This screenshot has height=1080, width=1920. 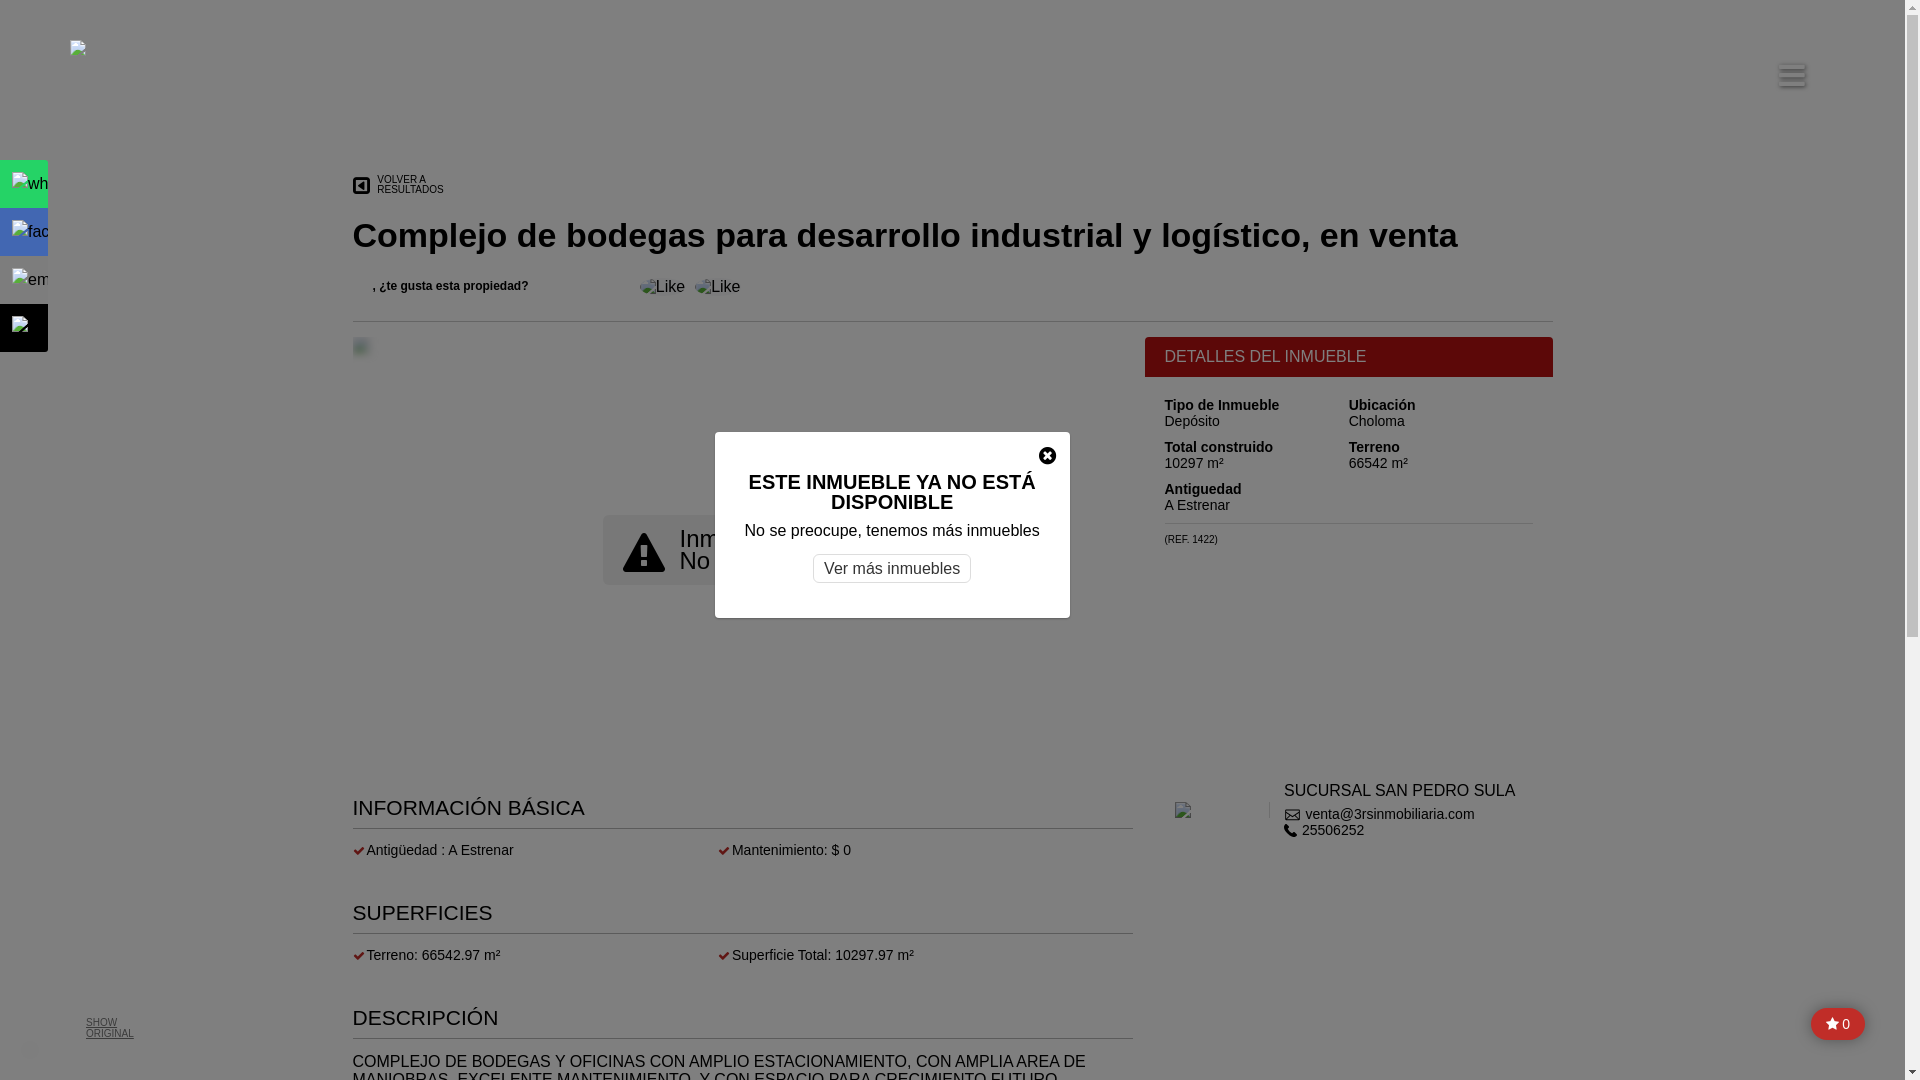 I want to click on '25506252', so click(x=1398, y=829).